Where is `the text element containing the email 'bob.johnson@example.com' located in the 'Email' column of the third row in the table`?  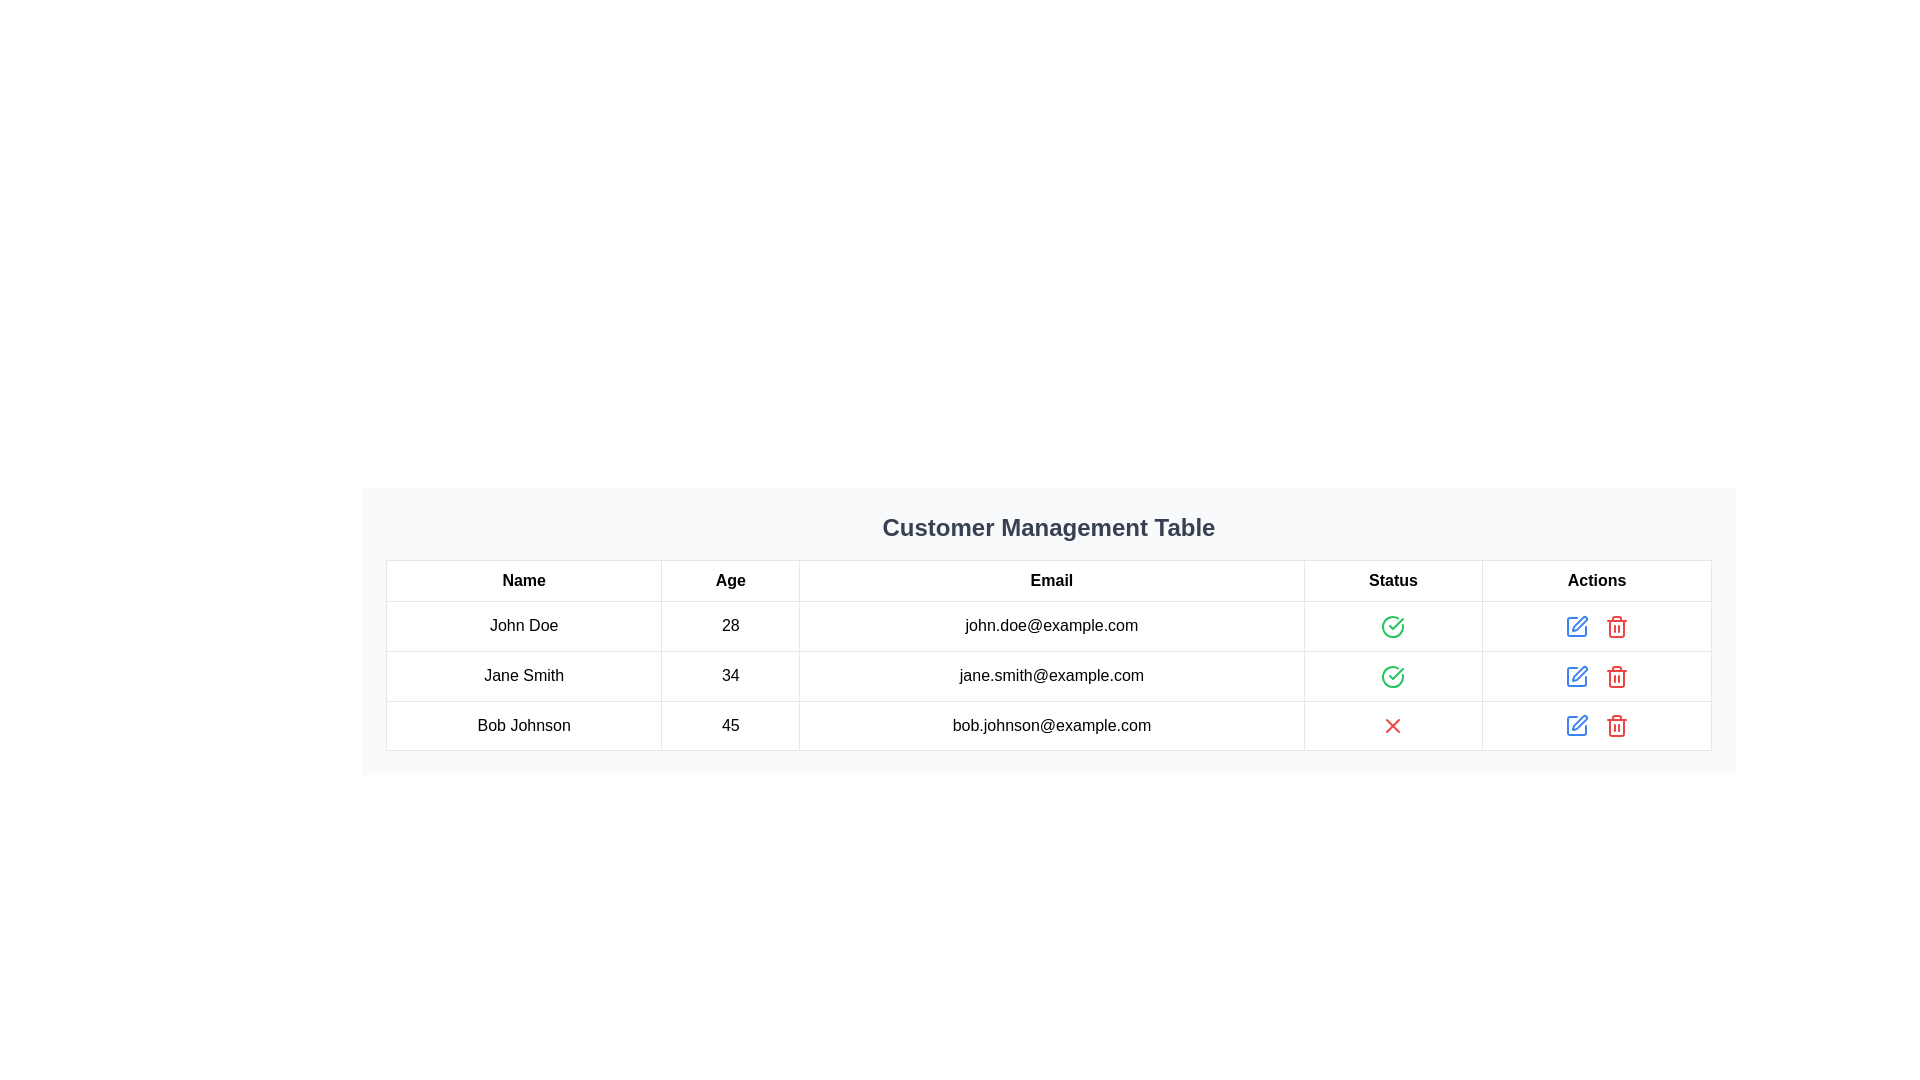 the text element containing the email 'bob.johnson@example.com' located in the 'Email' column of the third row in the table is located at coordinates (1050, 725).